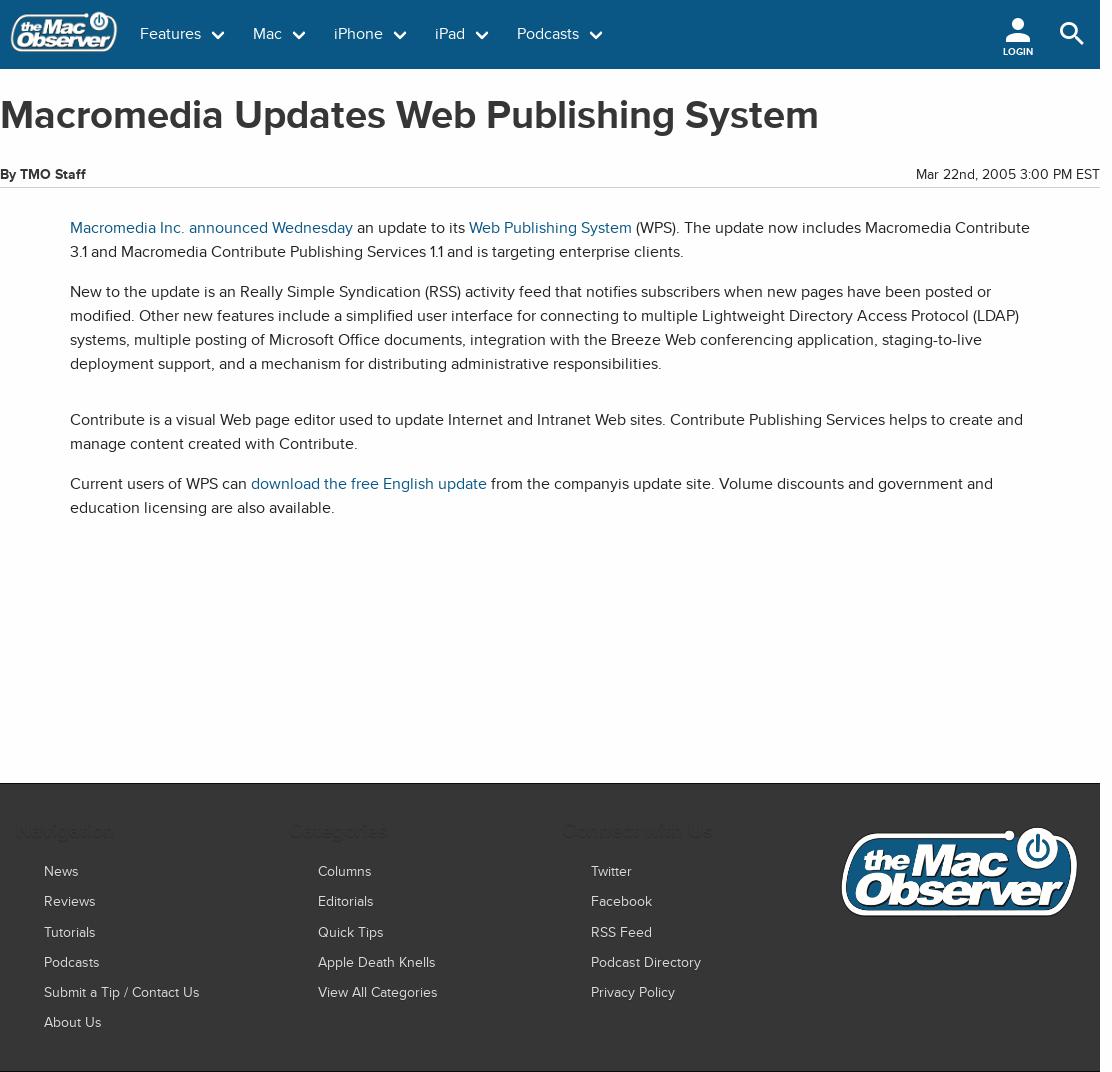 Image resolution: width=1112 pixels, height=1072 pixels. What do you see at coordinates (160, 483) in the screenshot?
I see `'Current users of WPS can'` at bounding box center [160, 483].